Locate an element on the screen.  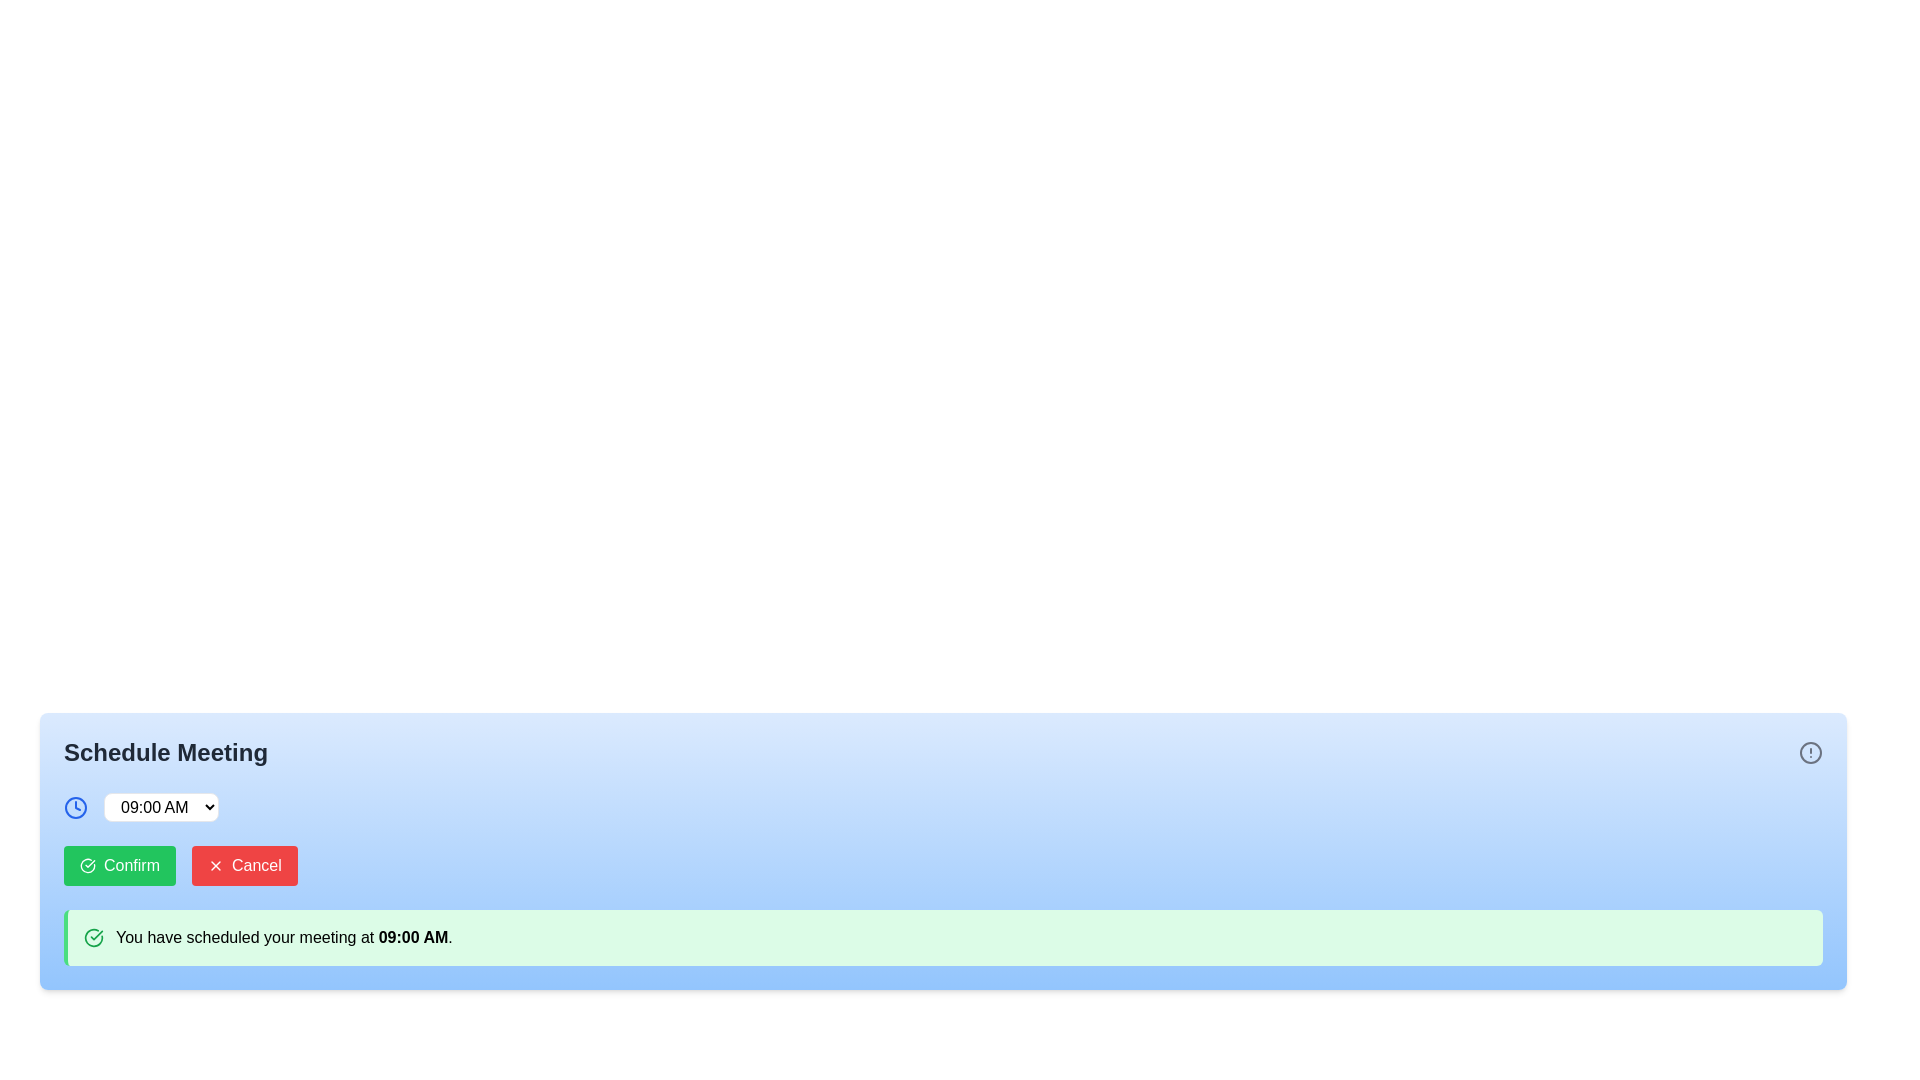
the Text label displaying the scheduled meeting time at '09:00 AM', which is located within a notification section with a green background is located at coordinates (412, 937).